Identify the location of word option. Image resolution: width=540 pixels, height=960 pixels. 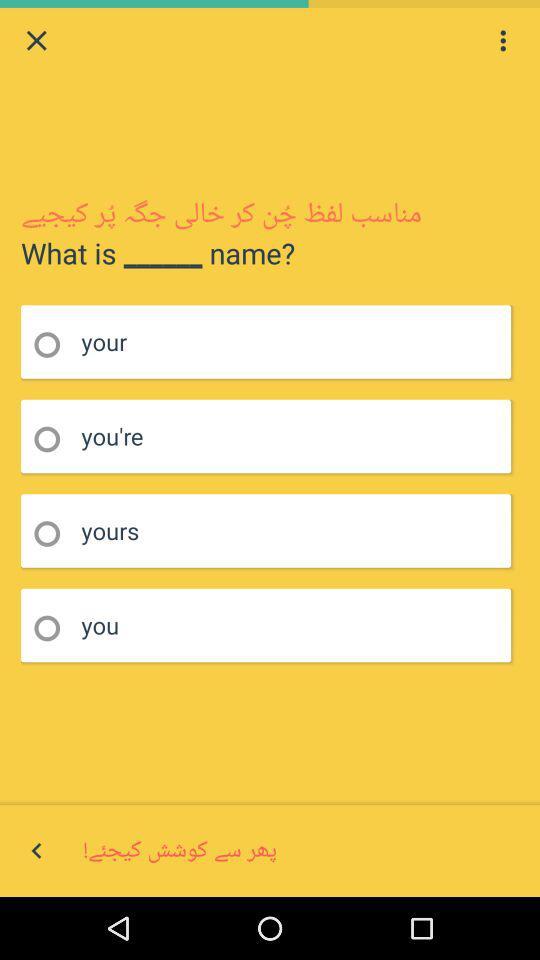
(53, 533).